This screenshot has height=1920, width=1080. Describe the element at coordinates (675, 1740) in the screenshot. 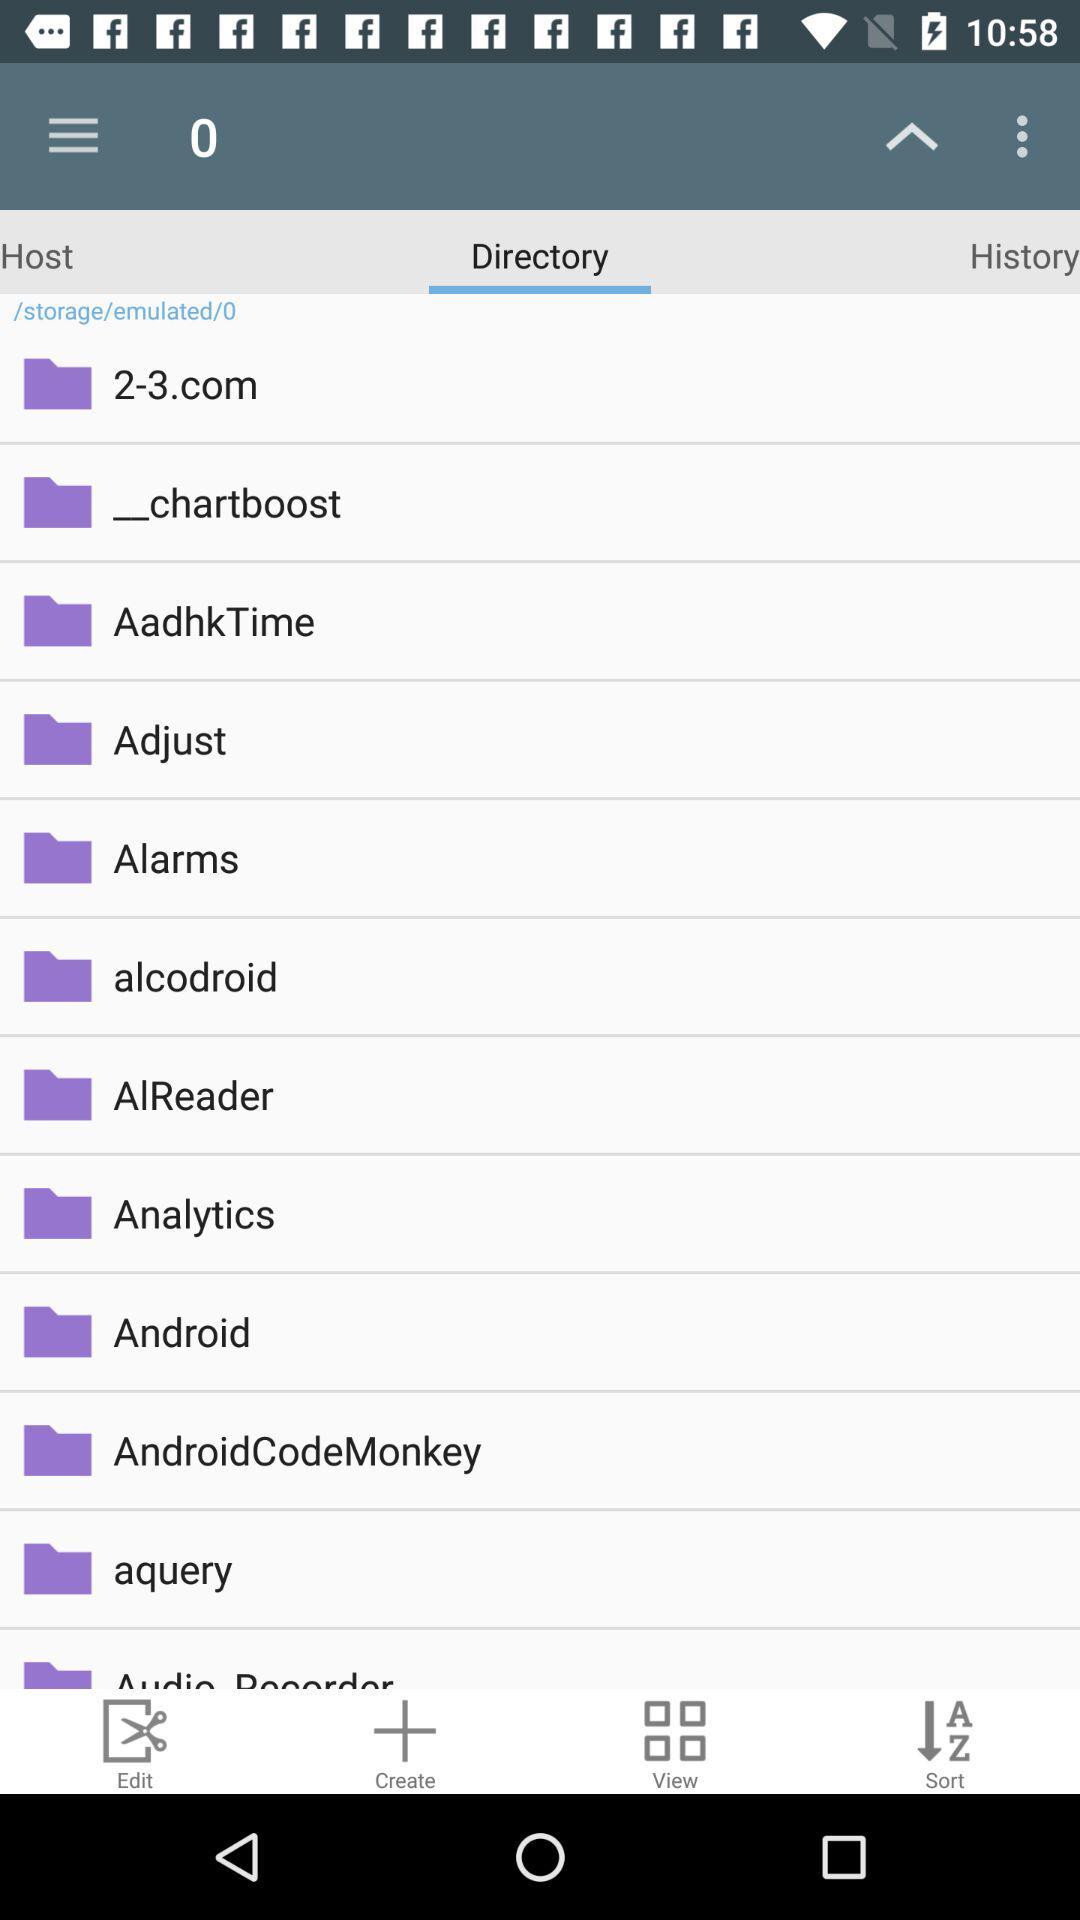

I see `view` at that location.